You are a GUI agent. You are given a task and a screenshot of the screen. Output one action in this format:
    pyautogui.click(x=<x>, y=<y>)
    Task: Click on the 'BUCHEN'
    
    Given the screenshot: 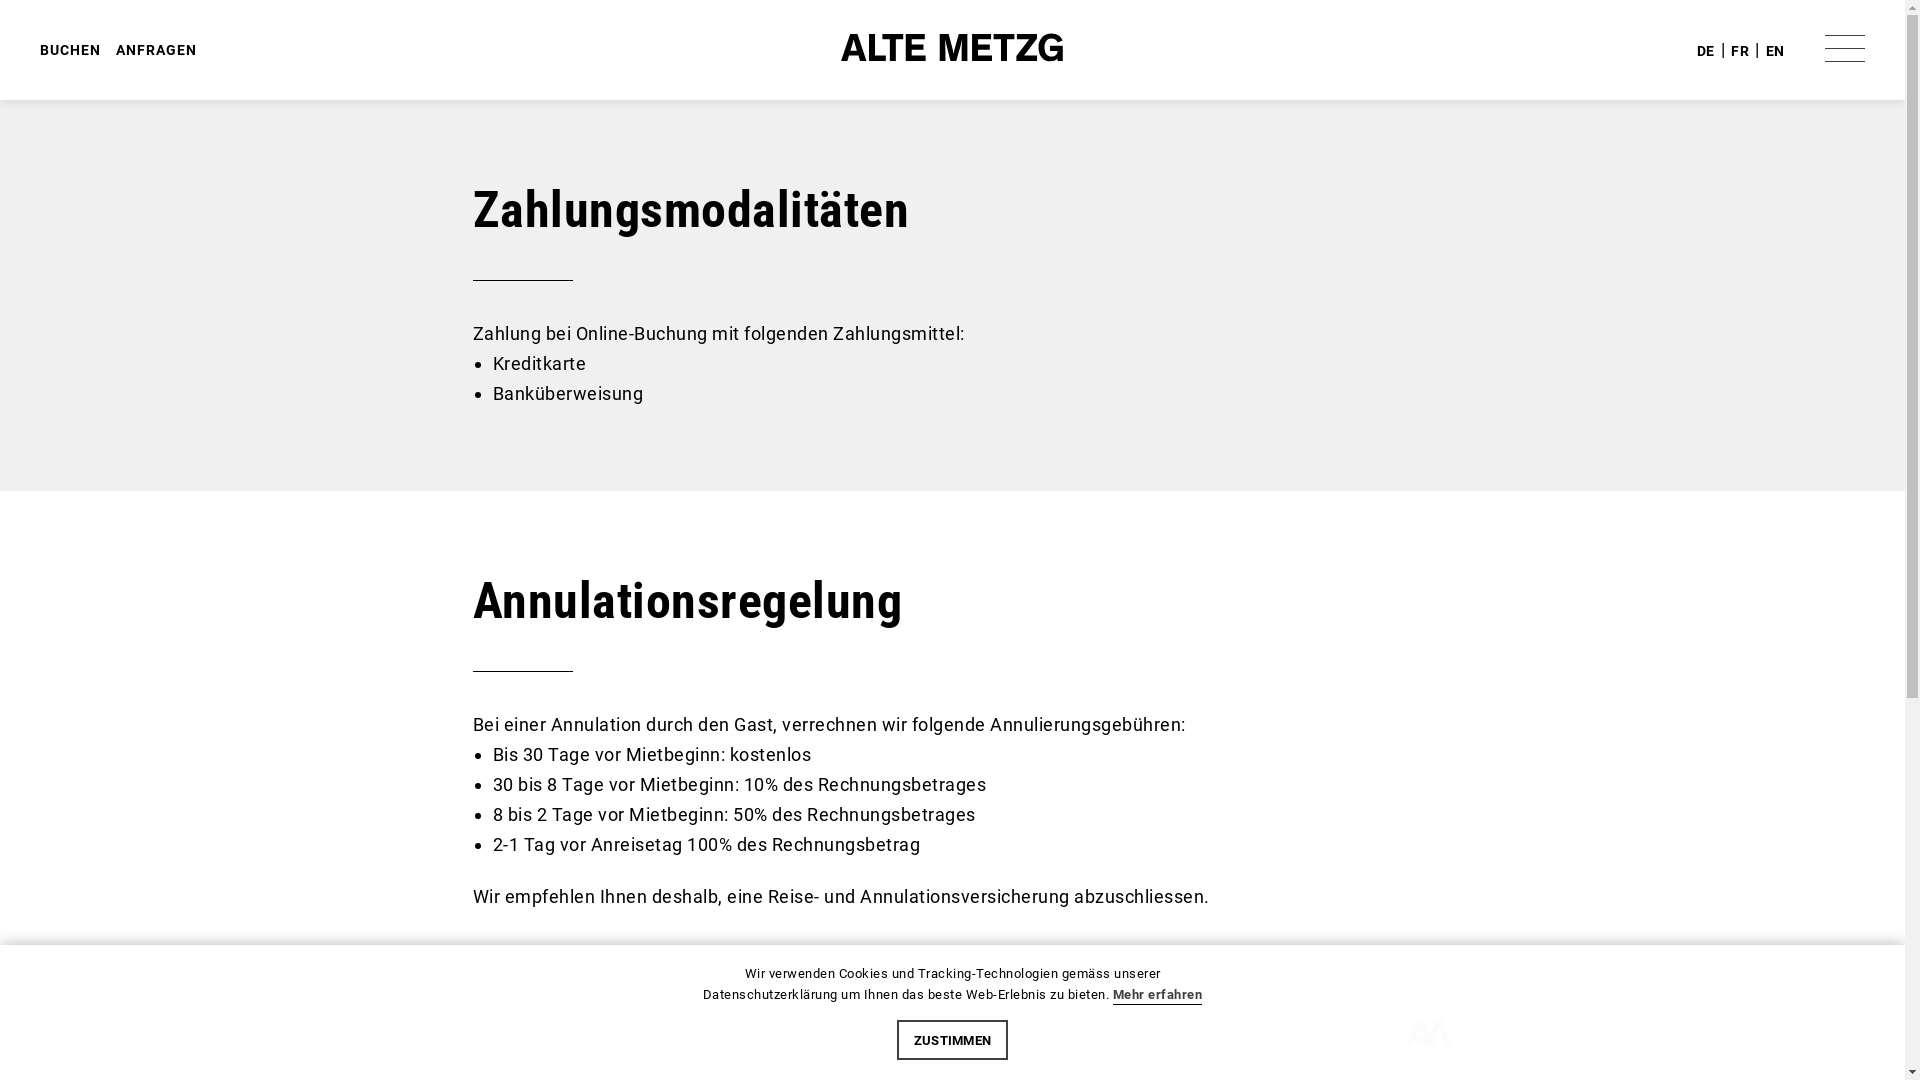 What is the action you would take?
    pyautogui.click(x=70, y=49)
    